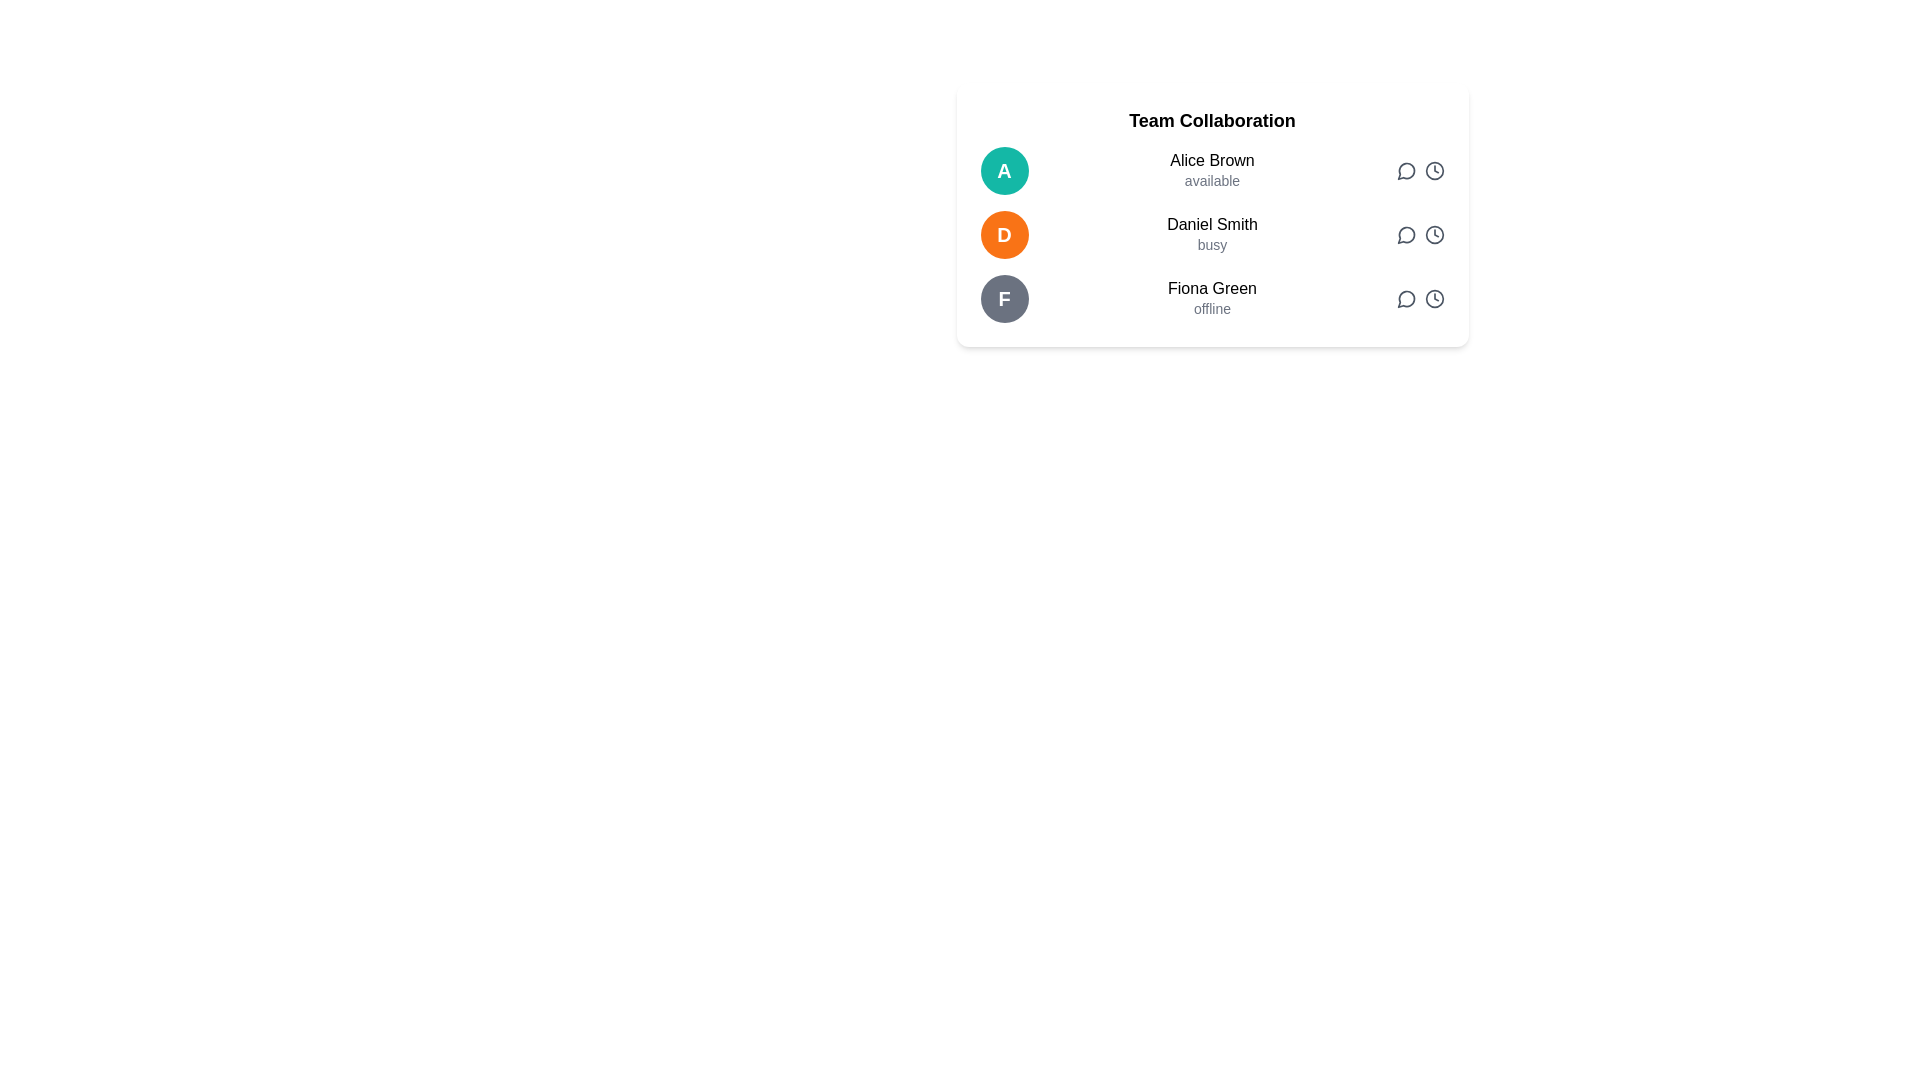 Image resolution: width=1920 pixels, height=1080 pixels. Describe the element at coordinates (1211, 181) in the screenshot. I see `the gray text label located directly below the name 'Alice Brown', which is styled in a smaller font size and aligned with Alice's avatar and action icons` at that location.